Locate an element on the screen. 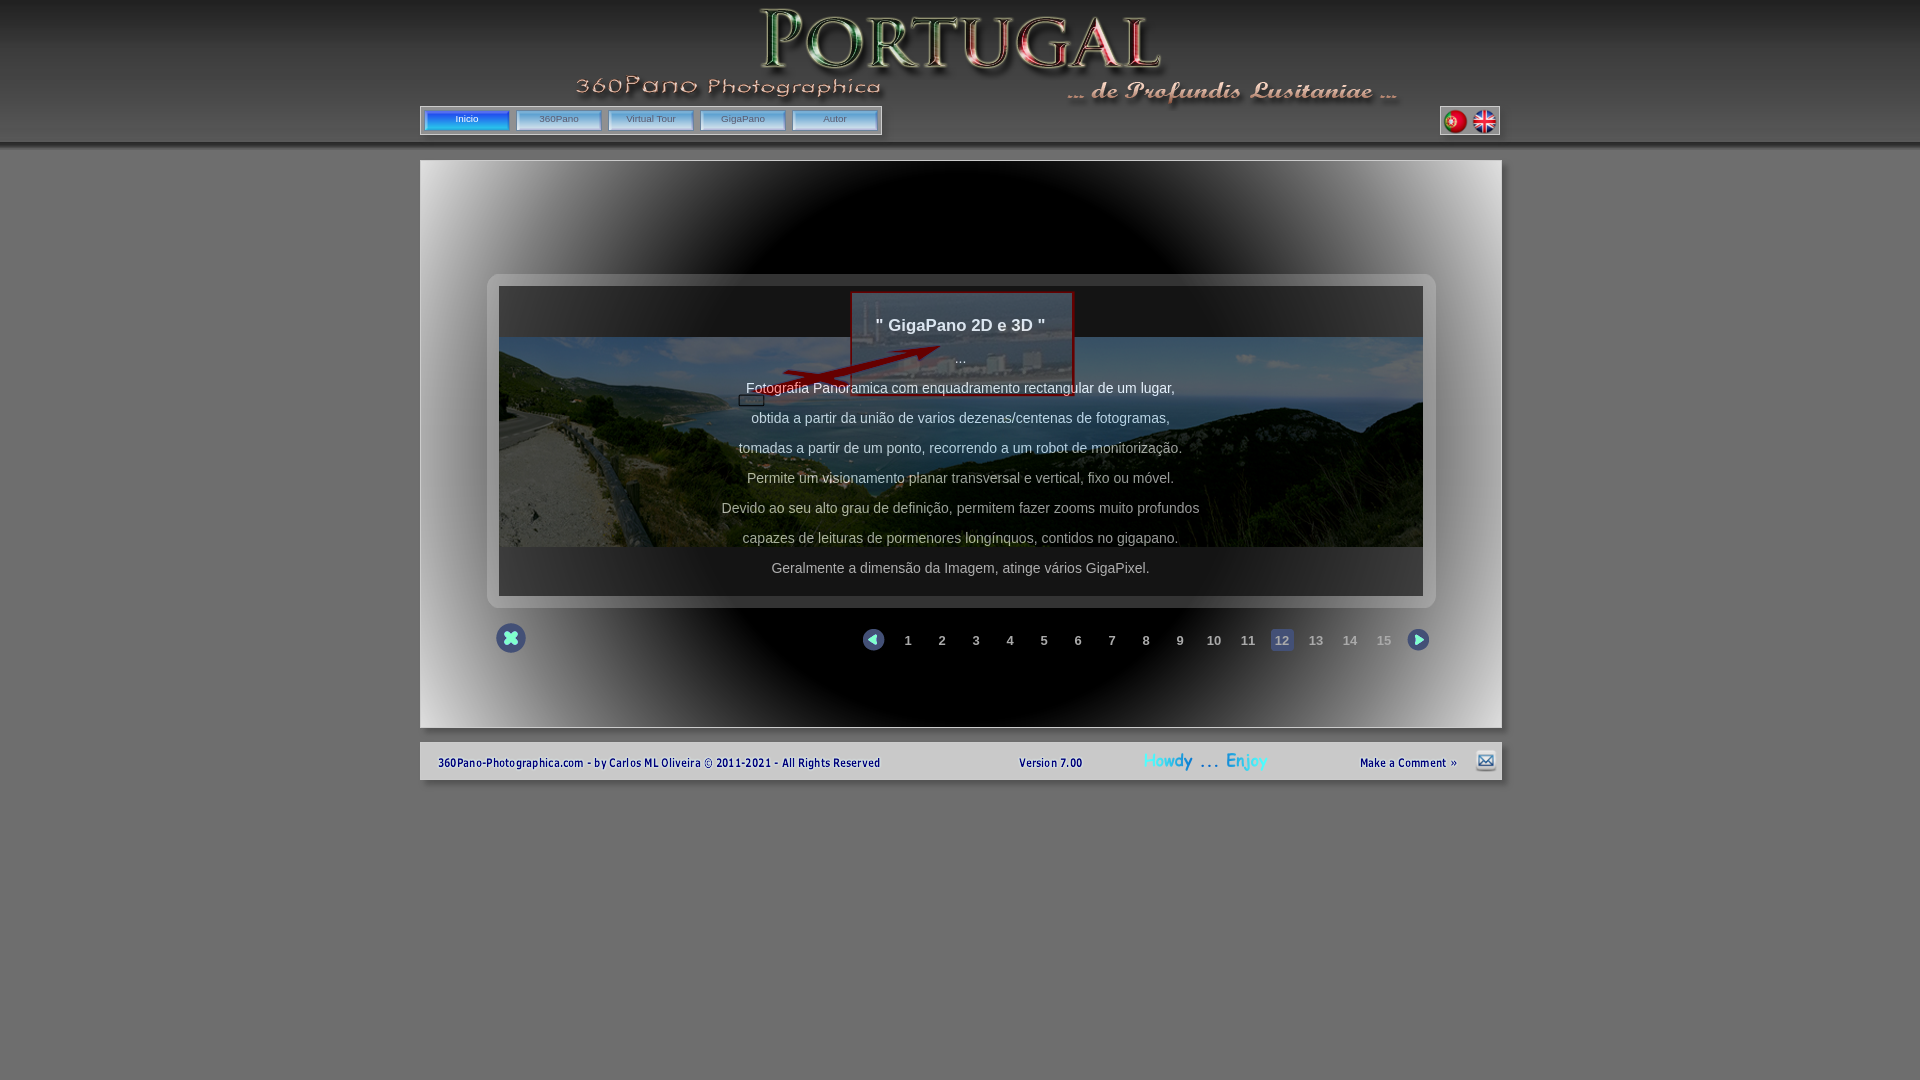  '15' is located at coordinates (1384, 640).